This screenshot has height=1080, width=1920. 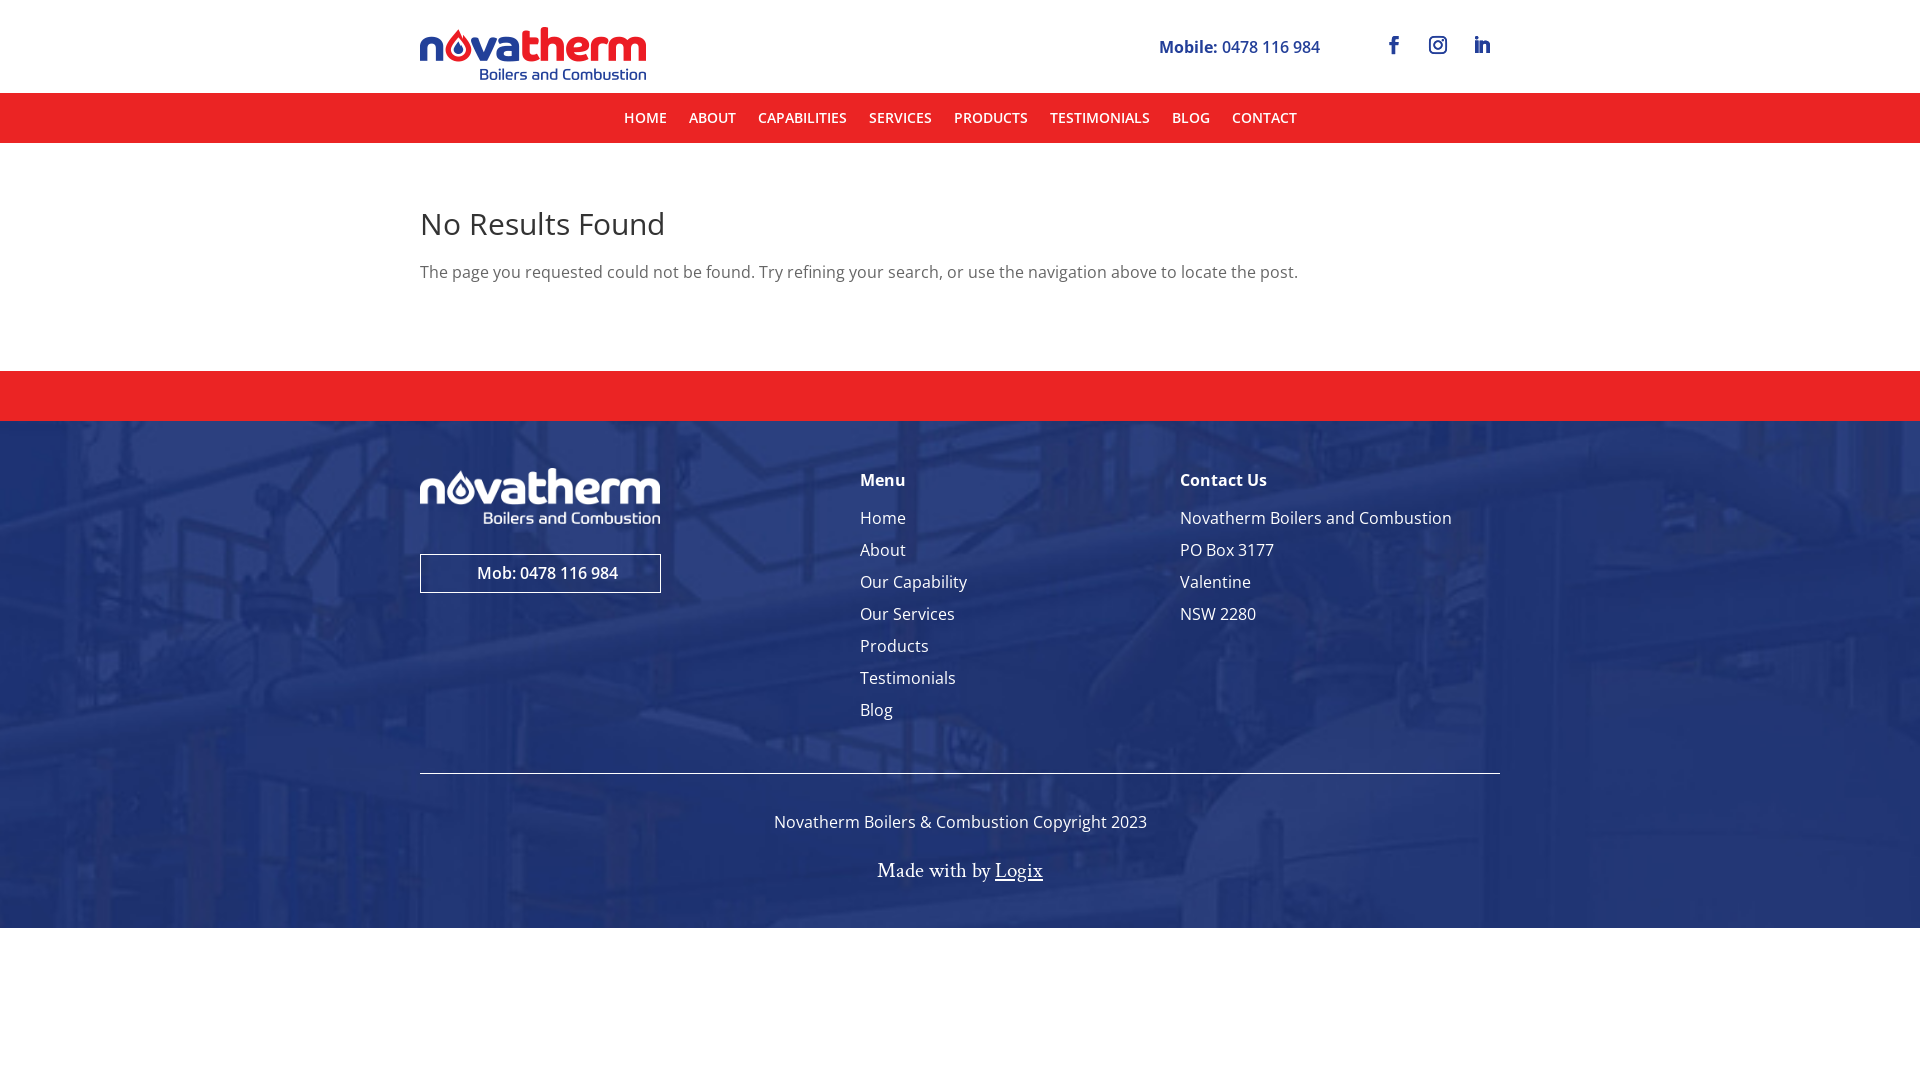 What do you see at coordinates (1464, 45) in the screenshot?
I see `'Follow on LinkedIn'` at bounding box center [1464, 45].